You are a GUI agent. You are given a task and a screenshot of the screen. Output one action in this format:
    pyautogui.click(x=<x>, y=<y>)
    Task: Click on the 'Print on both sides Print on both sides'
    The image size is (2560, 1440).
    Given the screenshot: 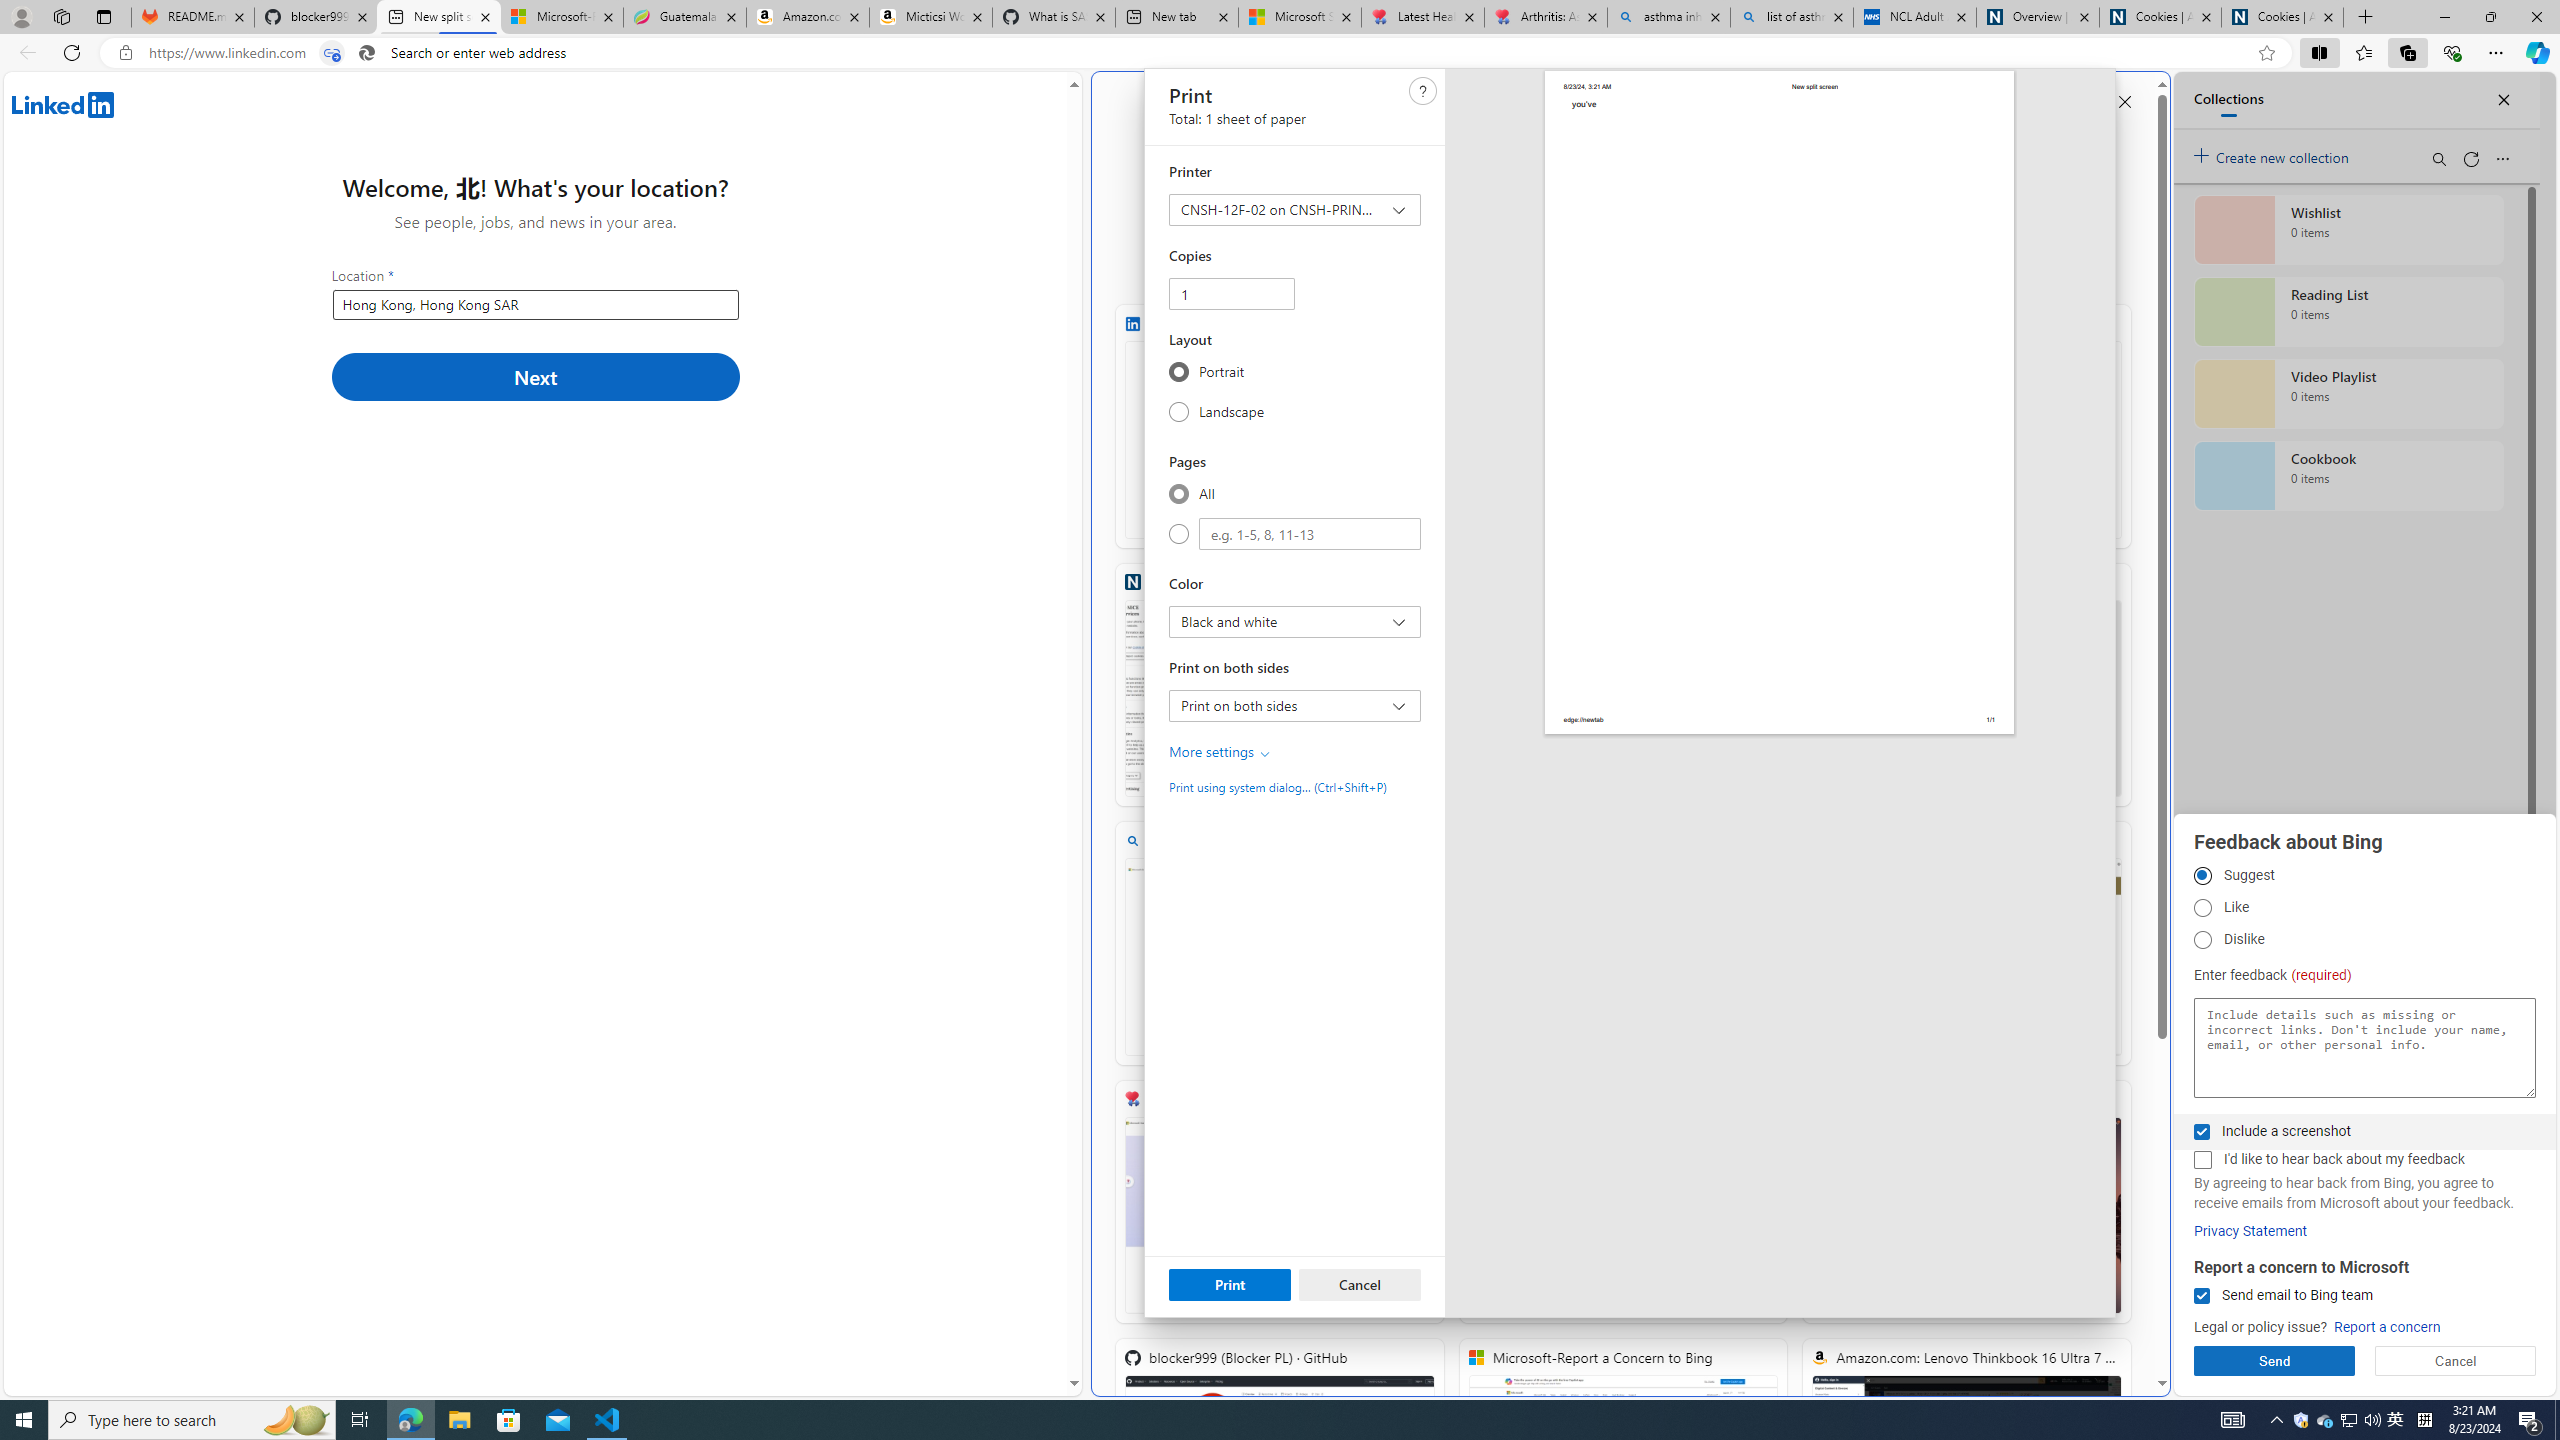 What is the action you would take?
    pyautogui.click(x=1295, y=704)
    